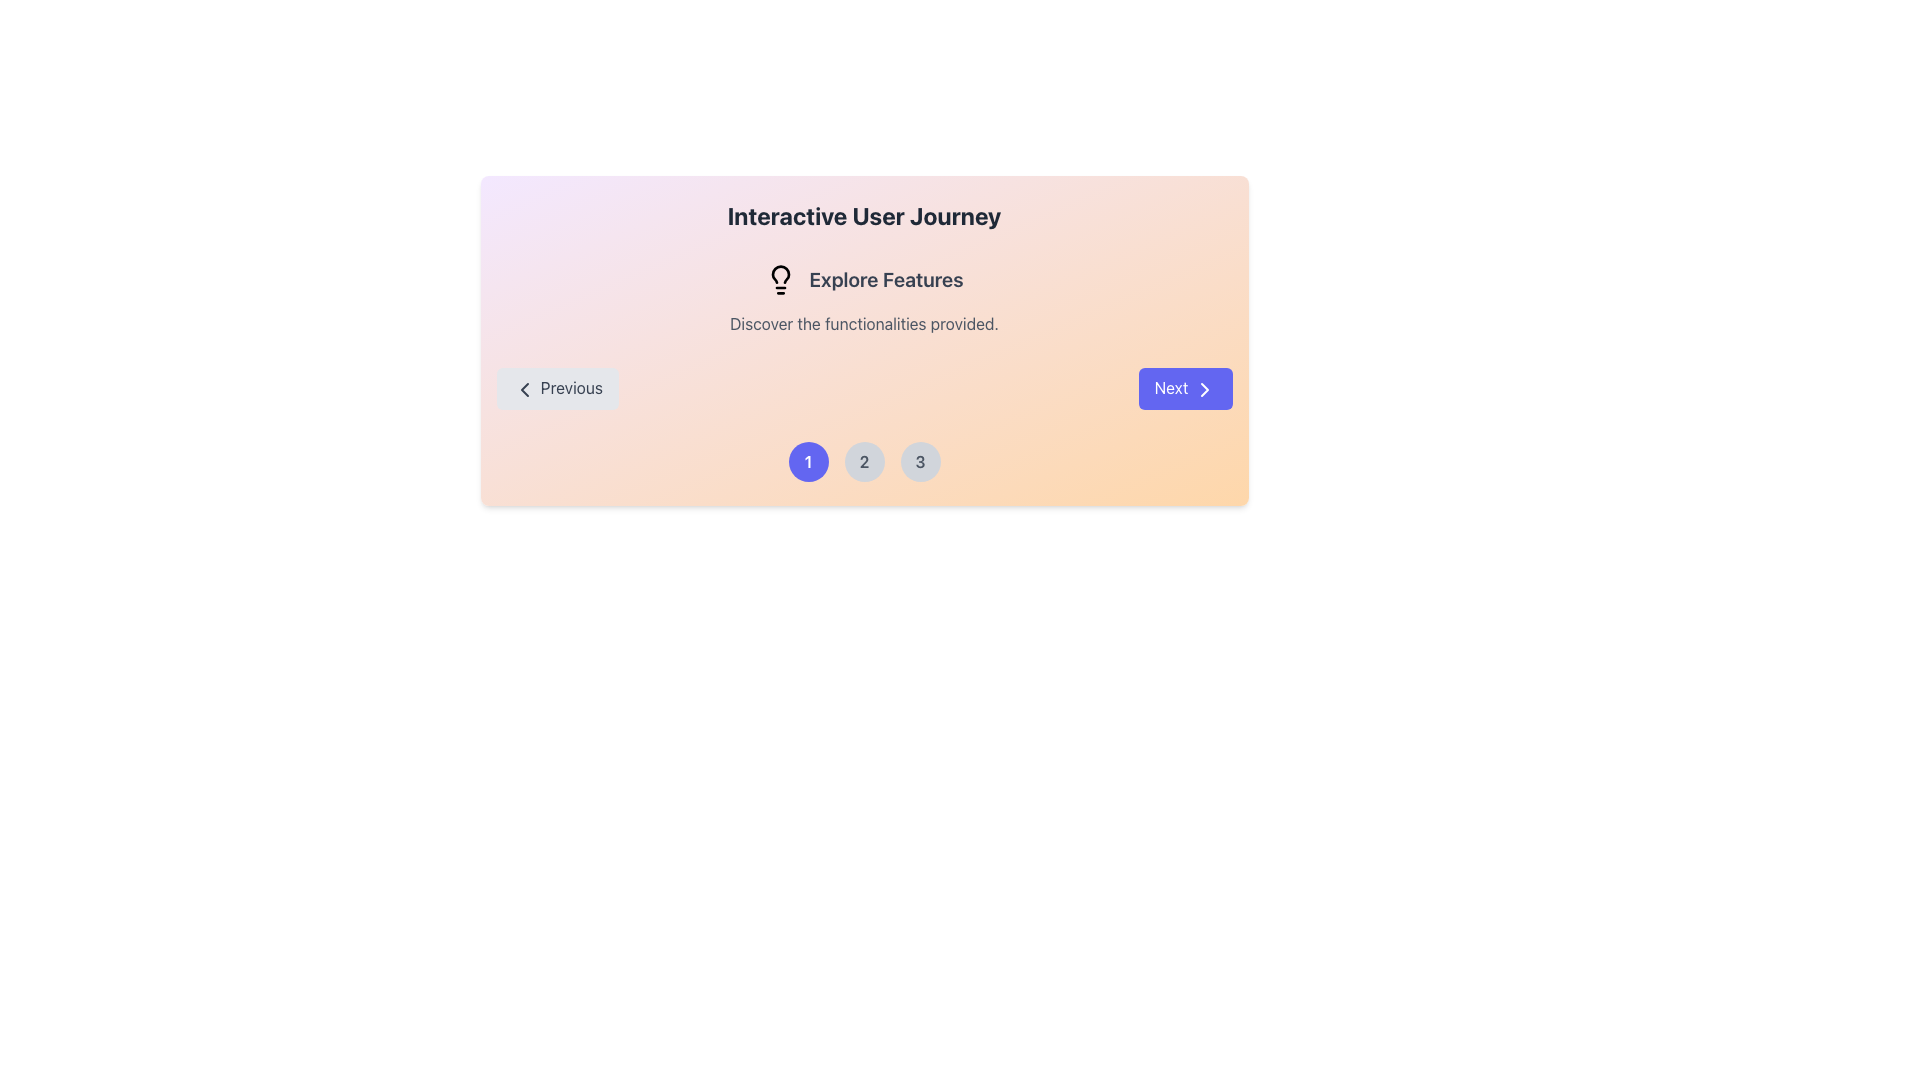  I want to click on the third button in a group of three pagination buttons, so click(919, 461).